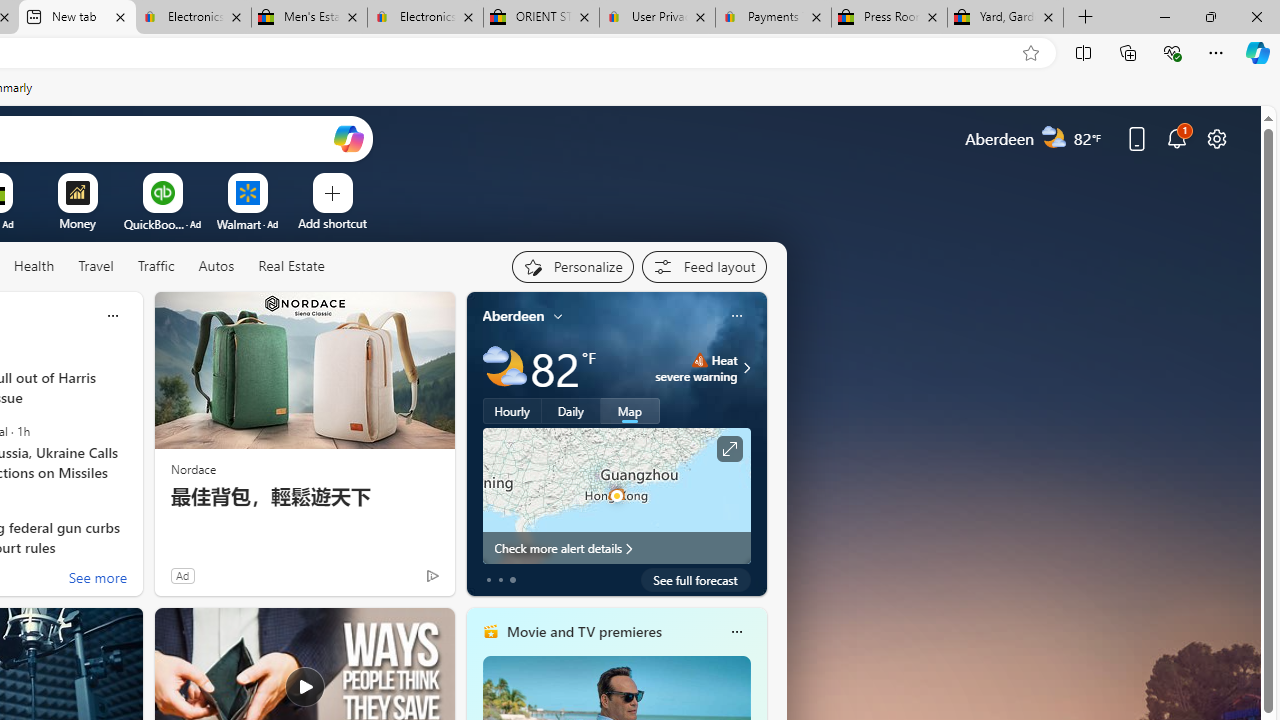 The width and height of the screenshot is (1280, 720). Describe the element at coordinates (431, 575) in the screenshot. I see `'Ad Choice'` at that location.